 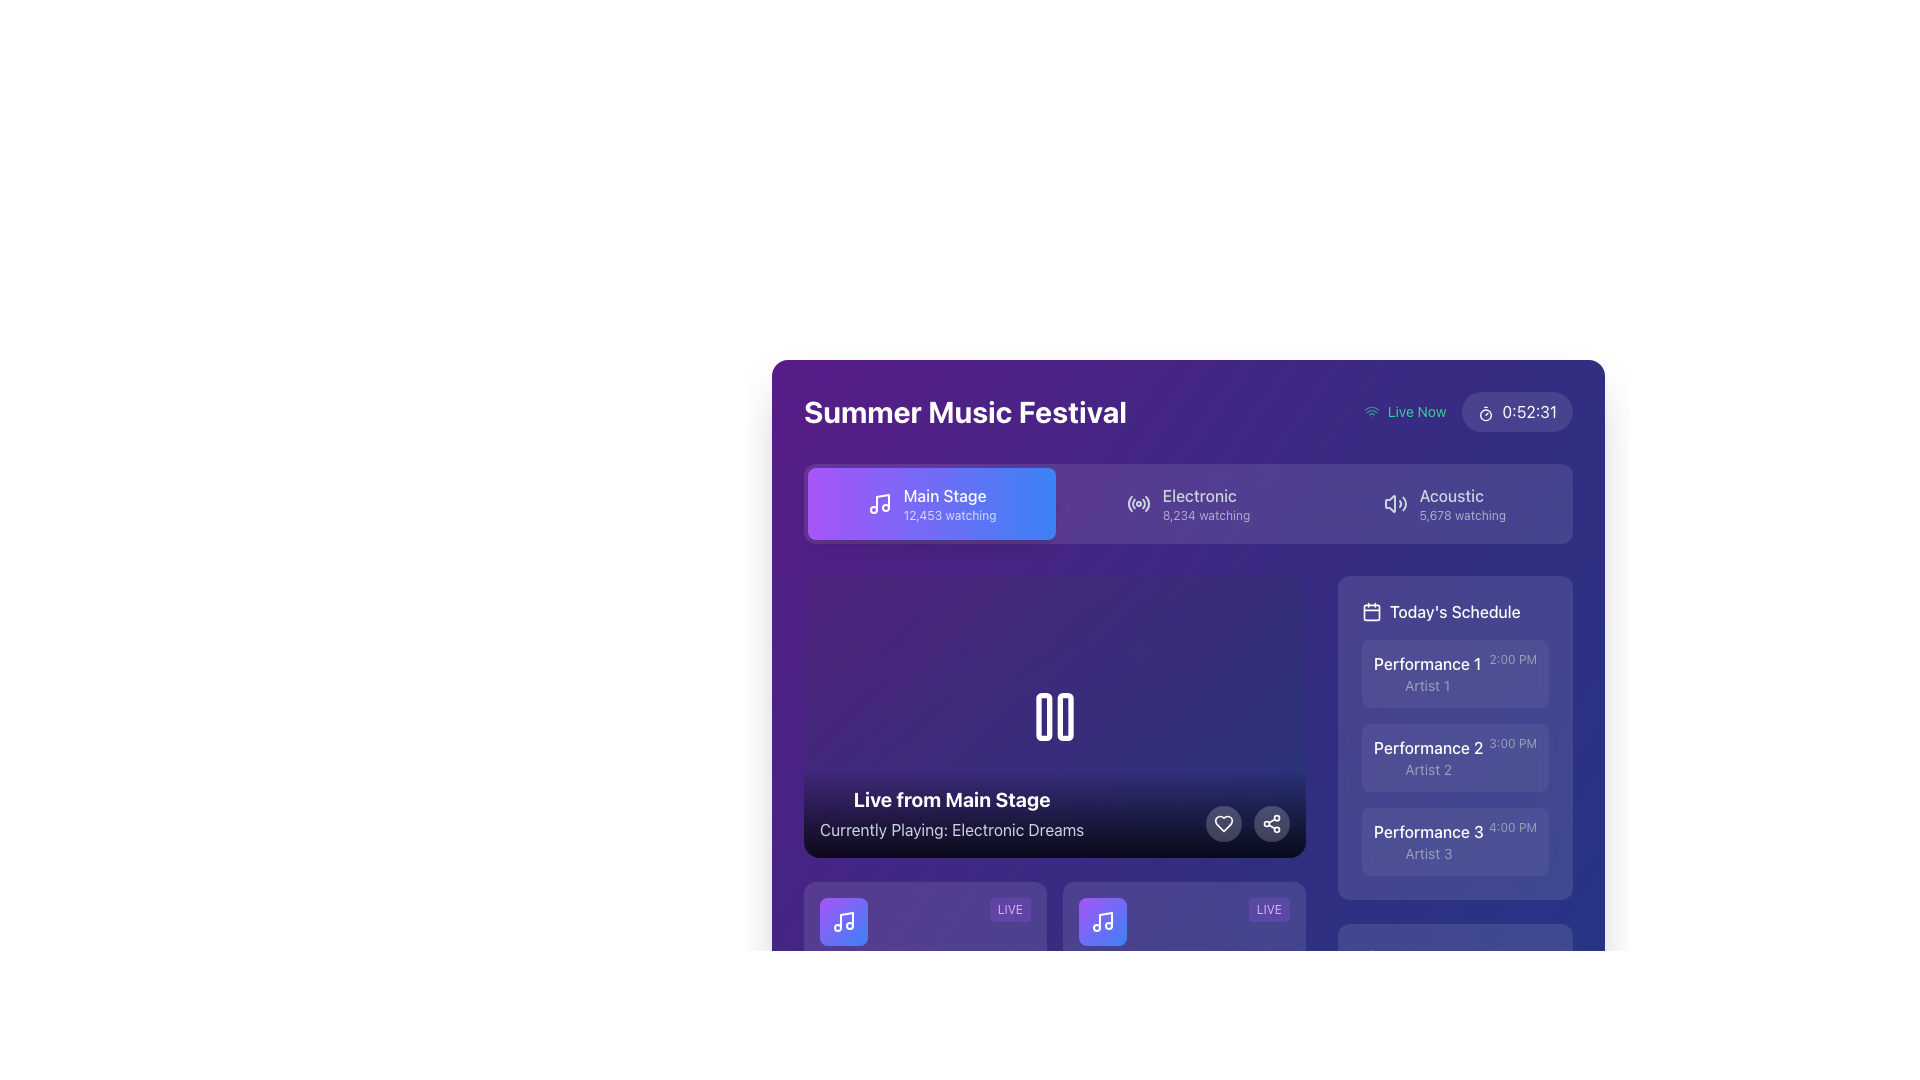 I want to click on the broadcasting signal icon, which features concentric circles and is located to the left of the text 'Electronic 8,234 watching', so click(x=1138, y=503).